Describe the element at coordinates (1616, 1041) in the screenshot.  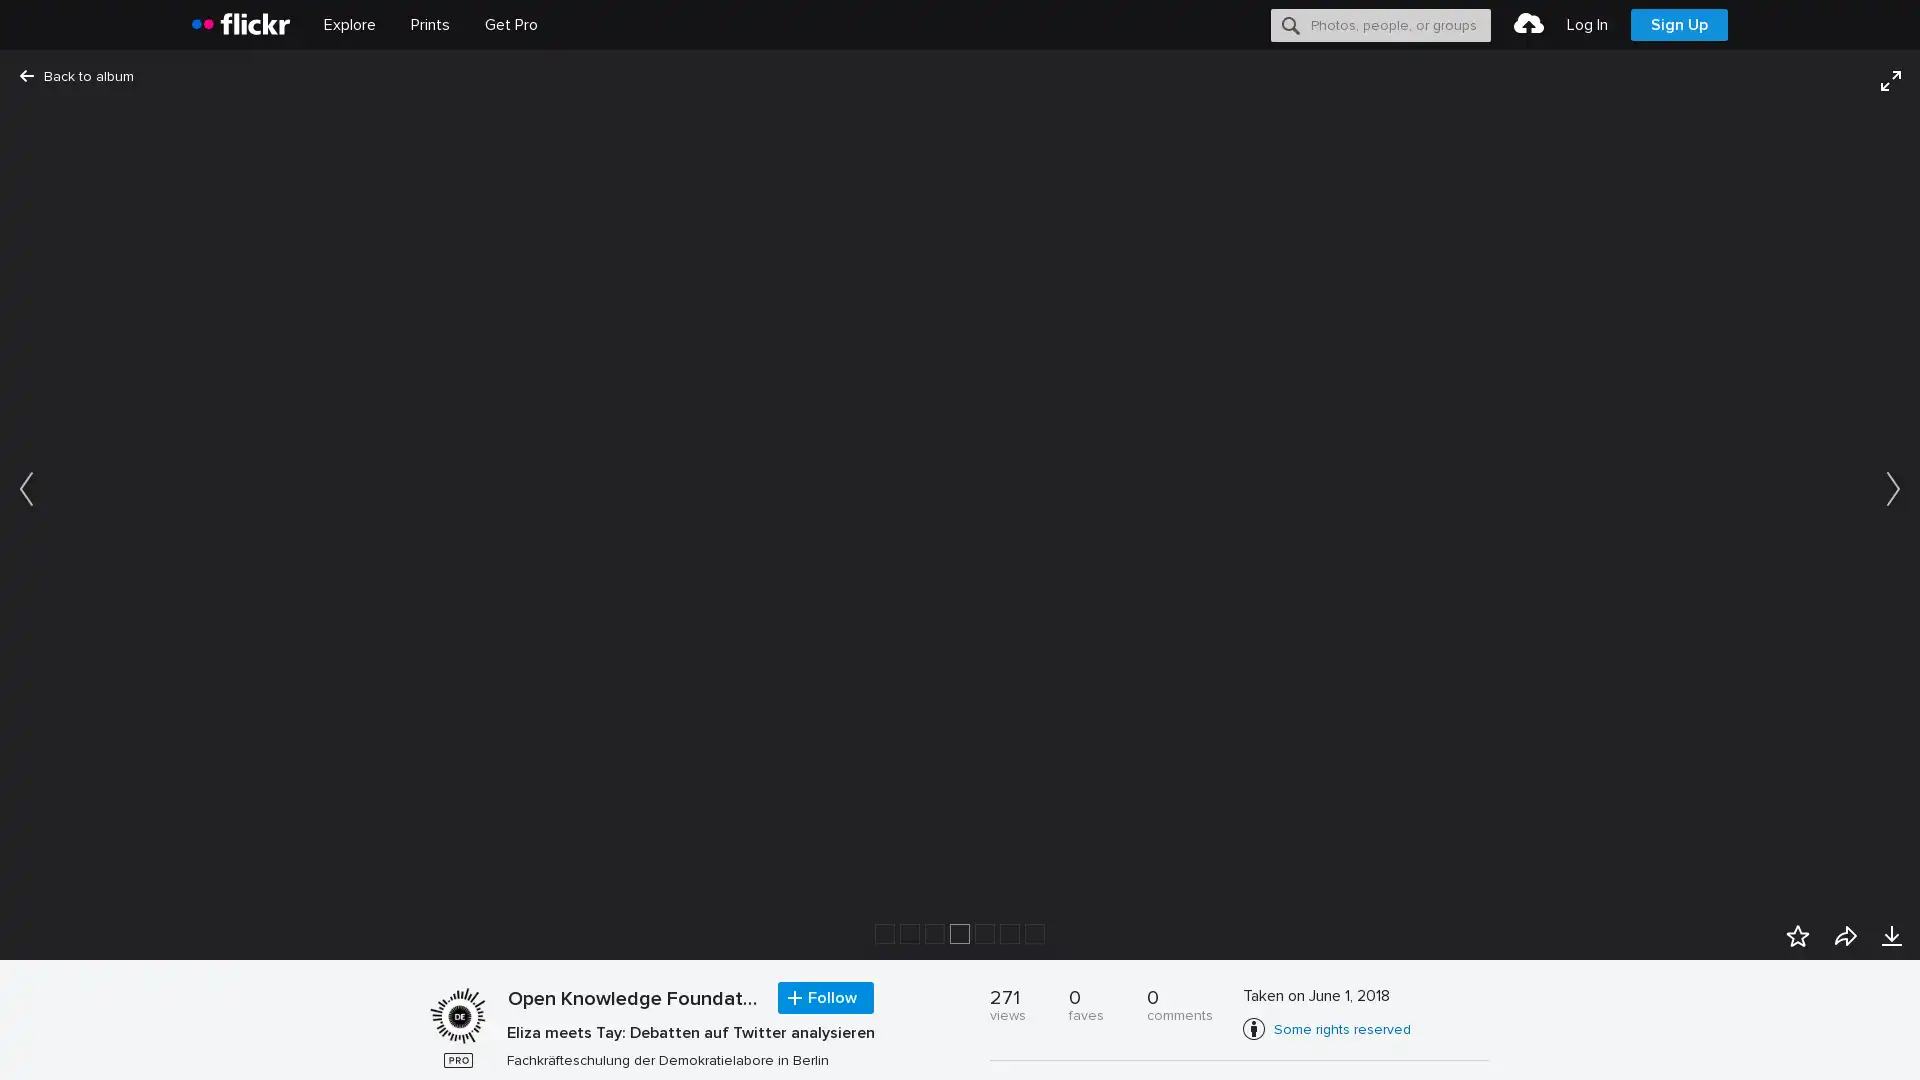
I see `Opt-out` at that location.